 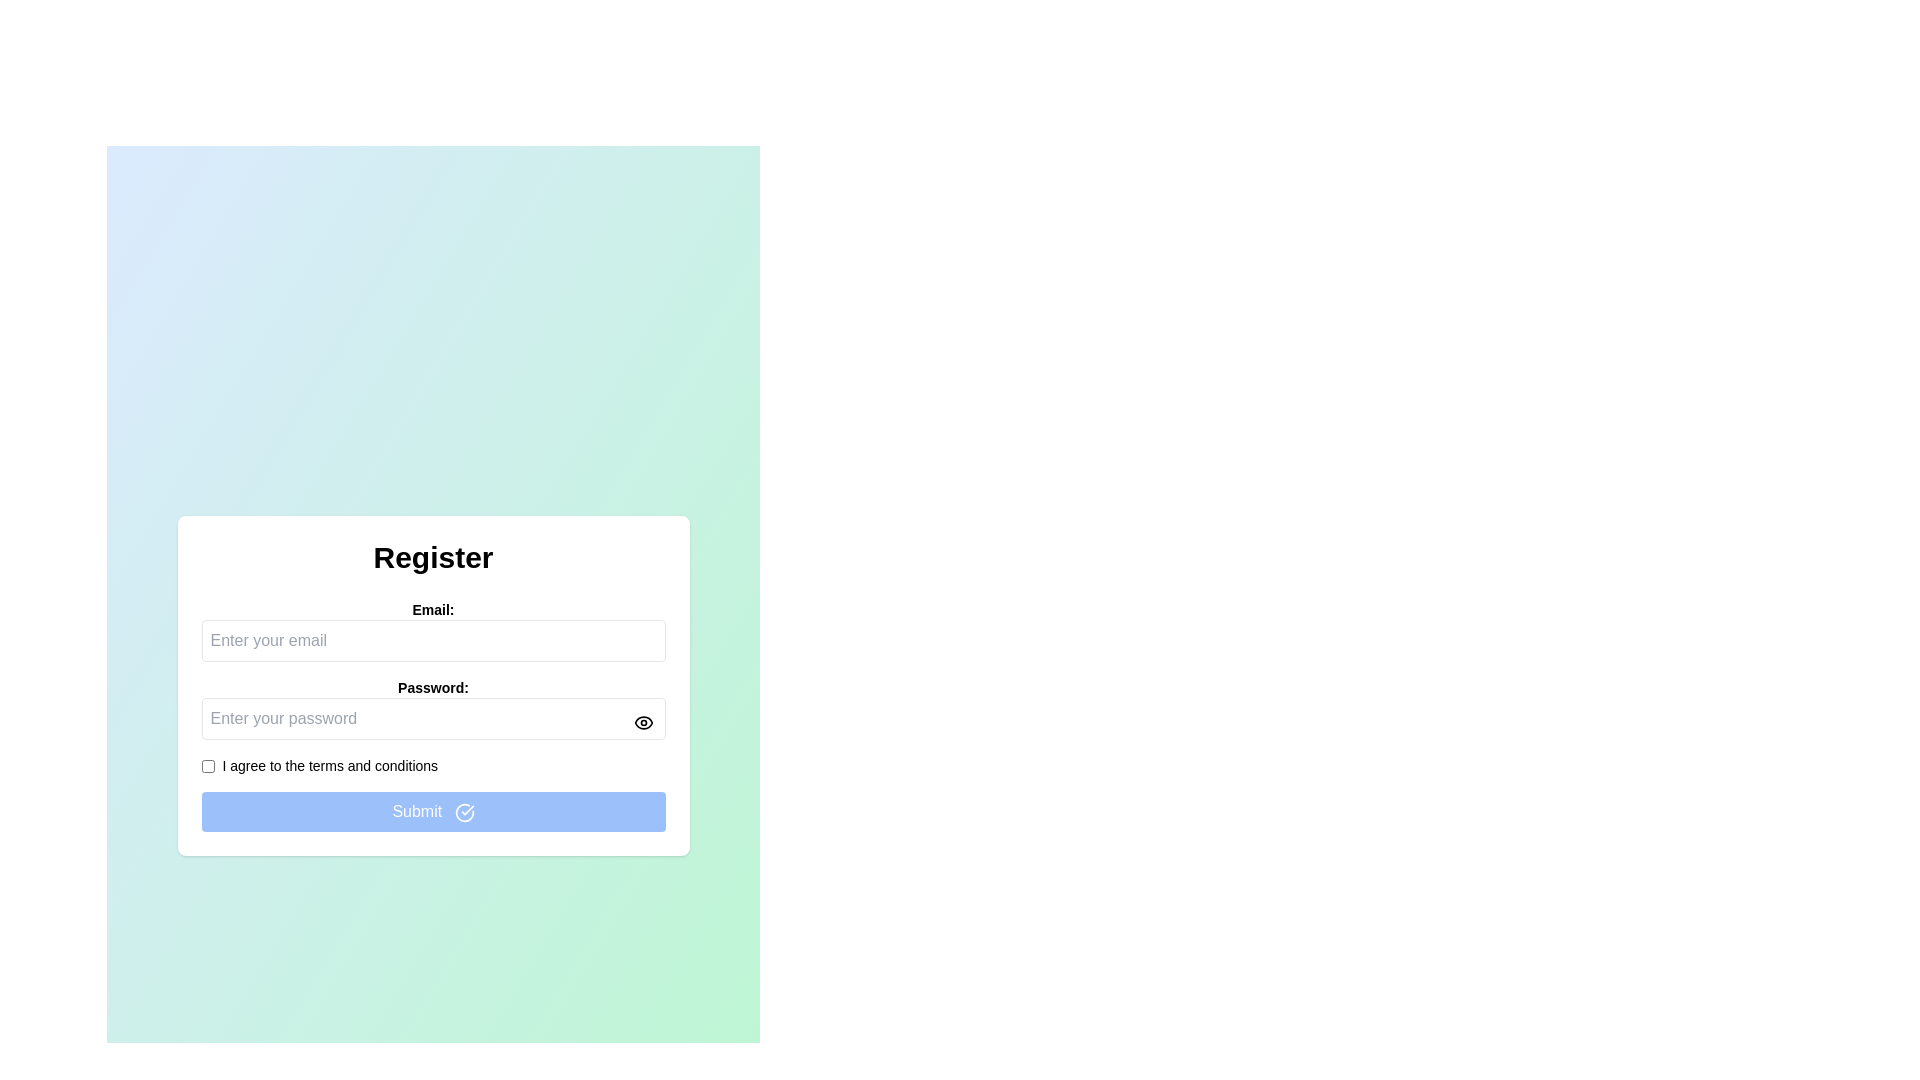 What do you see at coordinates (432, 686) in the screenshot?
I see `the 'Password:' label, which is a bold black text located above the password input field` at bounding box center [432, 686].